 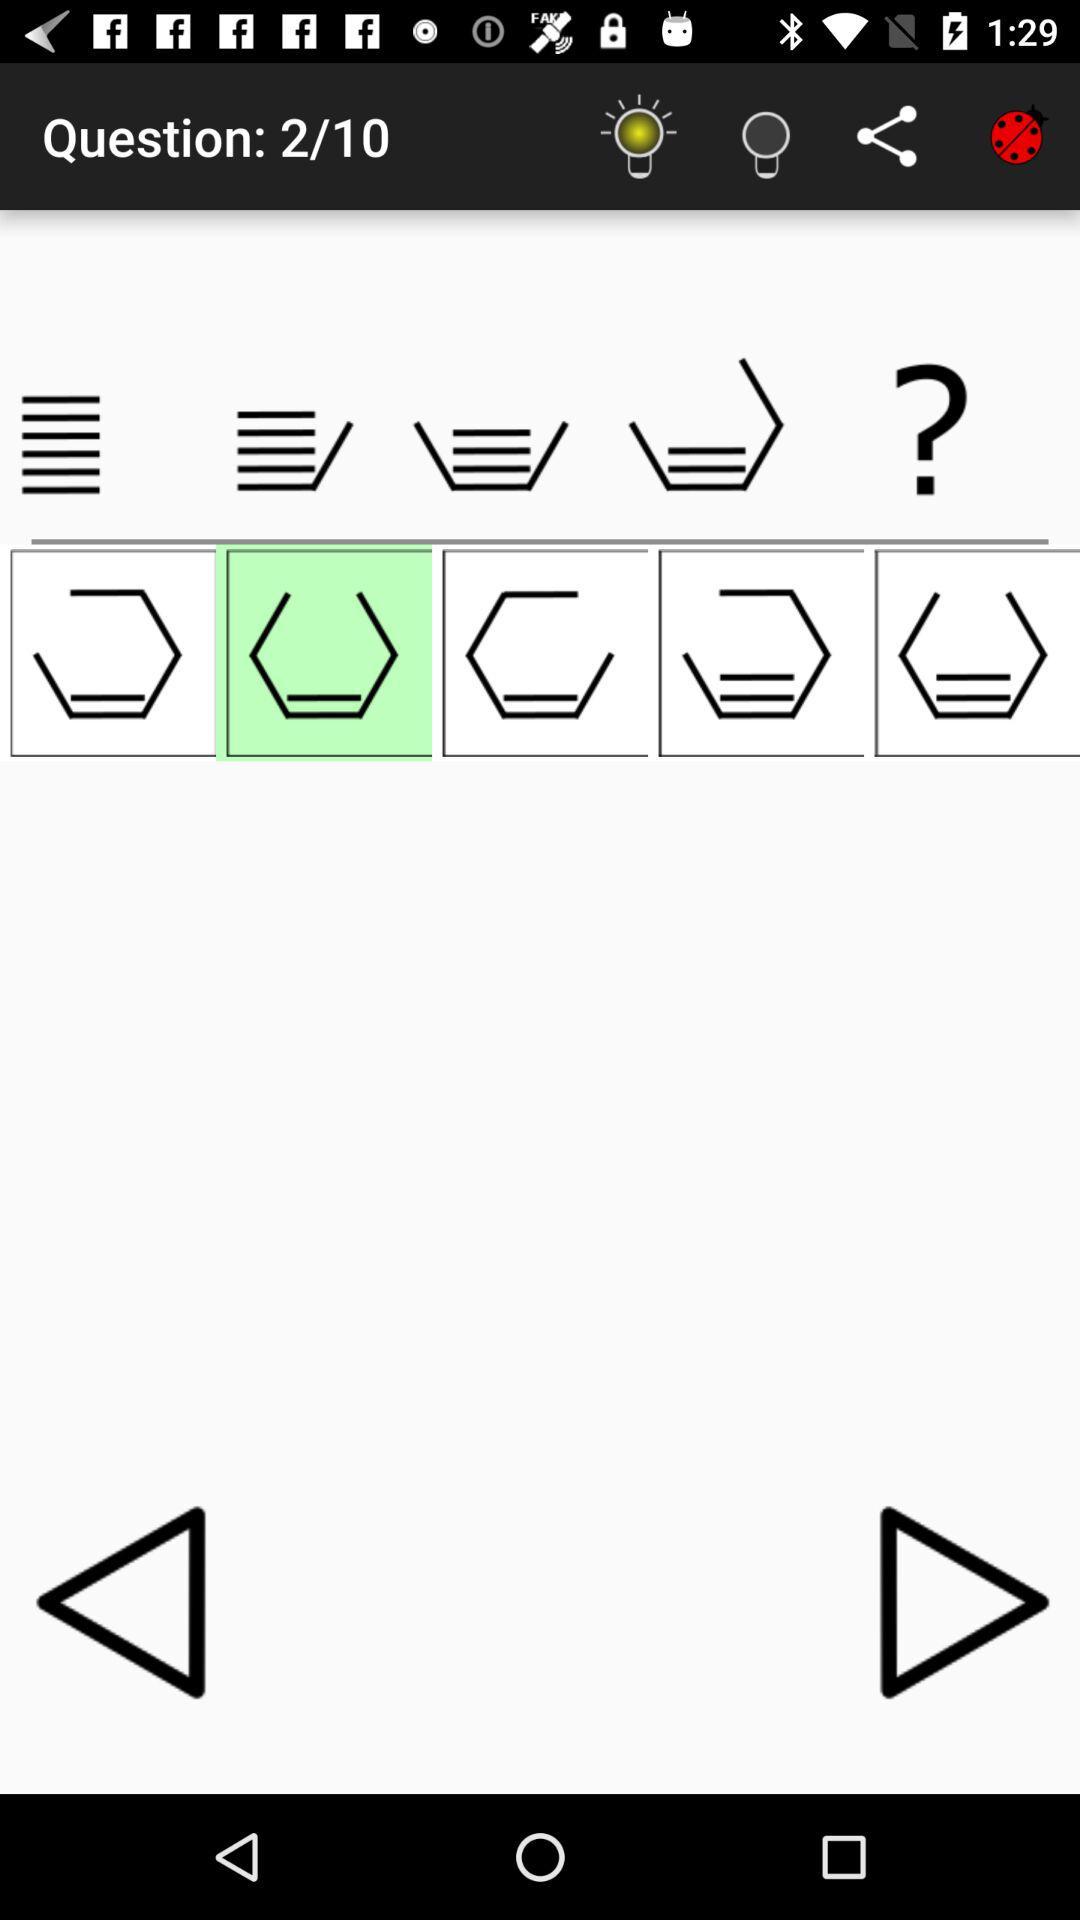 I want to click on icon at the bottom right corner, so click(x=952, y=1601).